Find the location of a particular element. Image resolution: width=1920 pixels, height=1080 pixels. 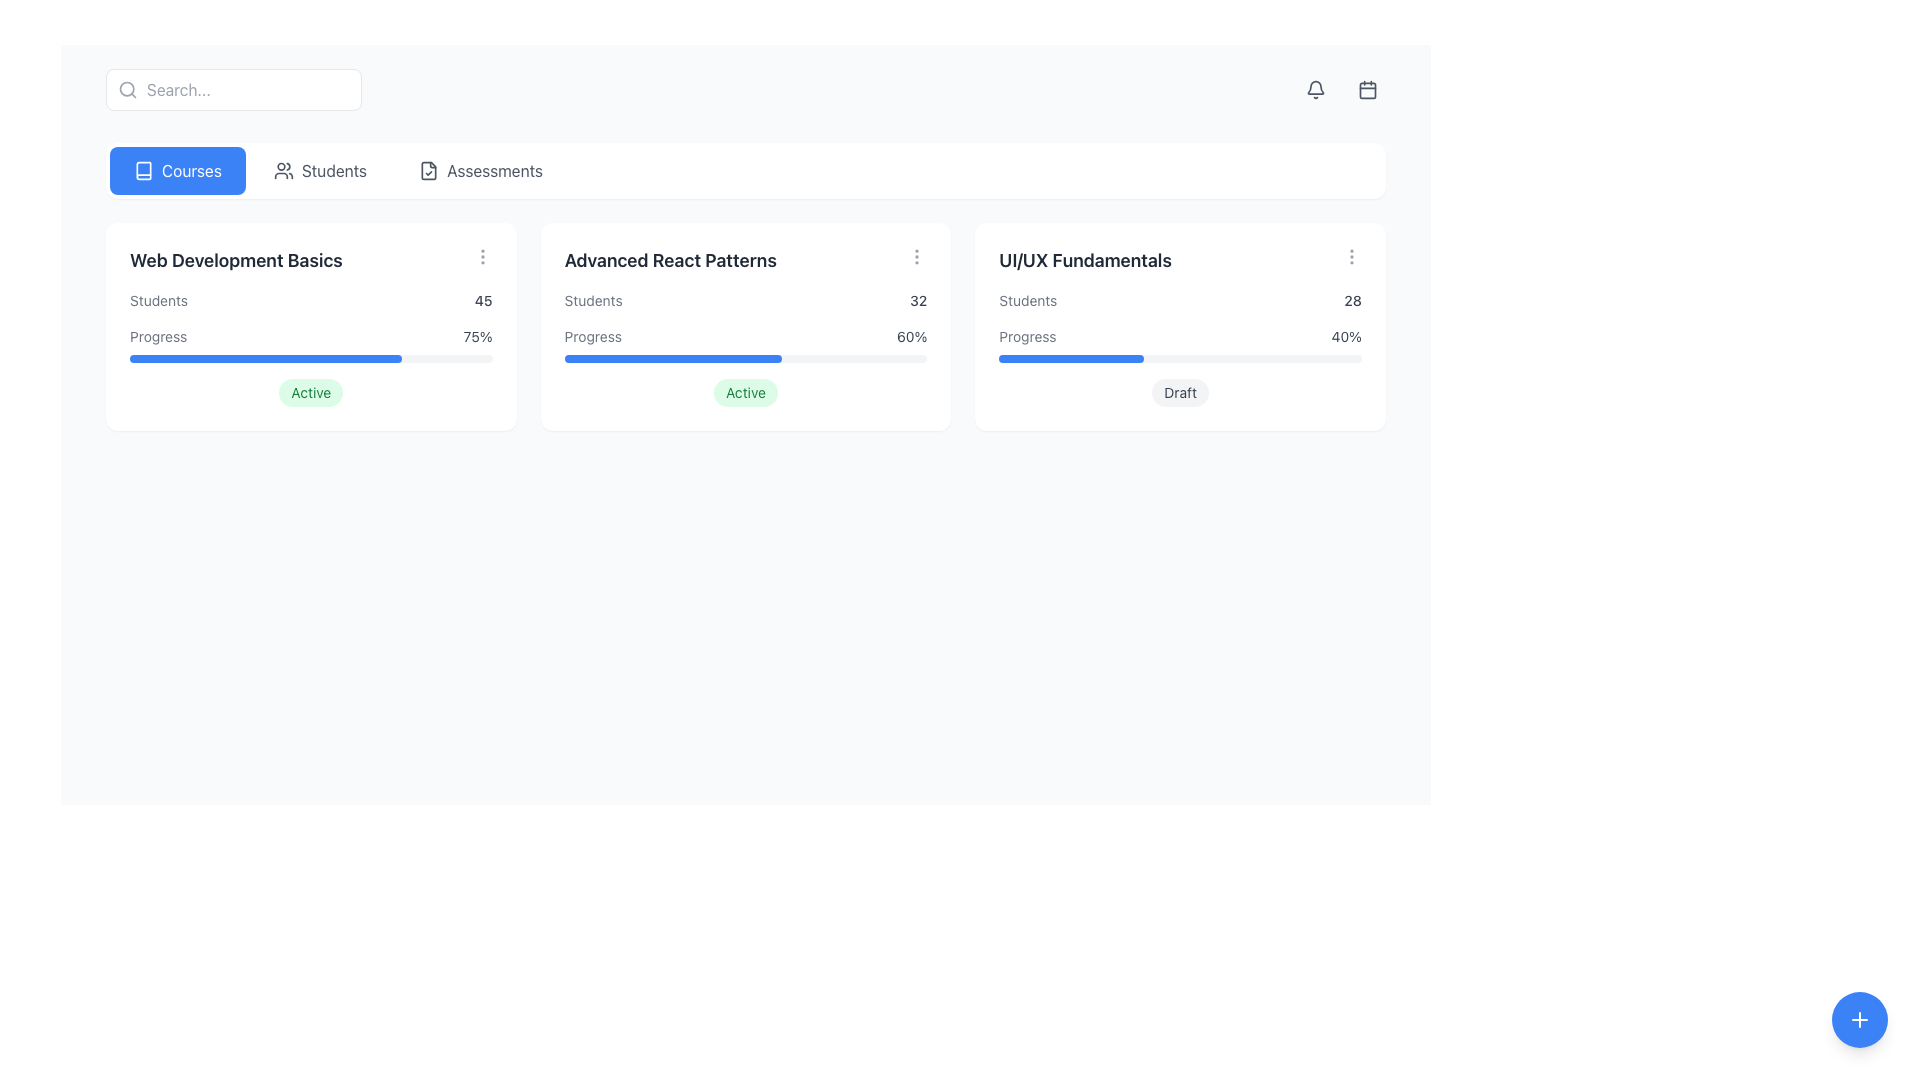

the vertical ellipsis icon located at the top-right corner of the 'UI/UX Fundamentals' card is located at coordinates (1352, 256).